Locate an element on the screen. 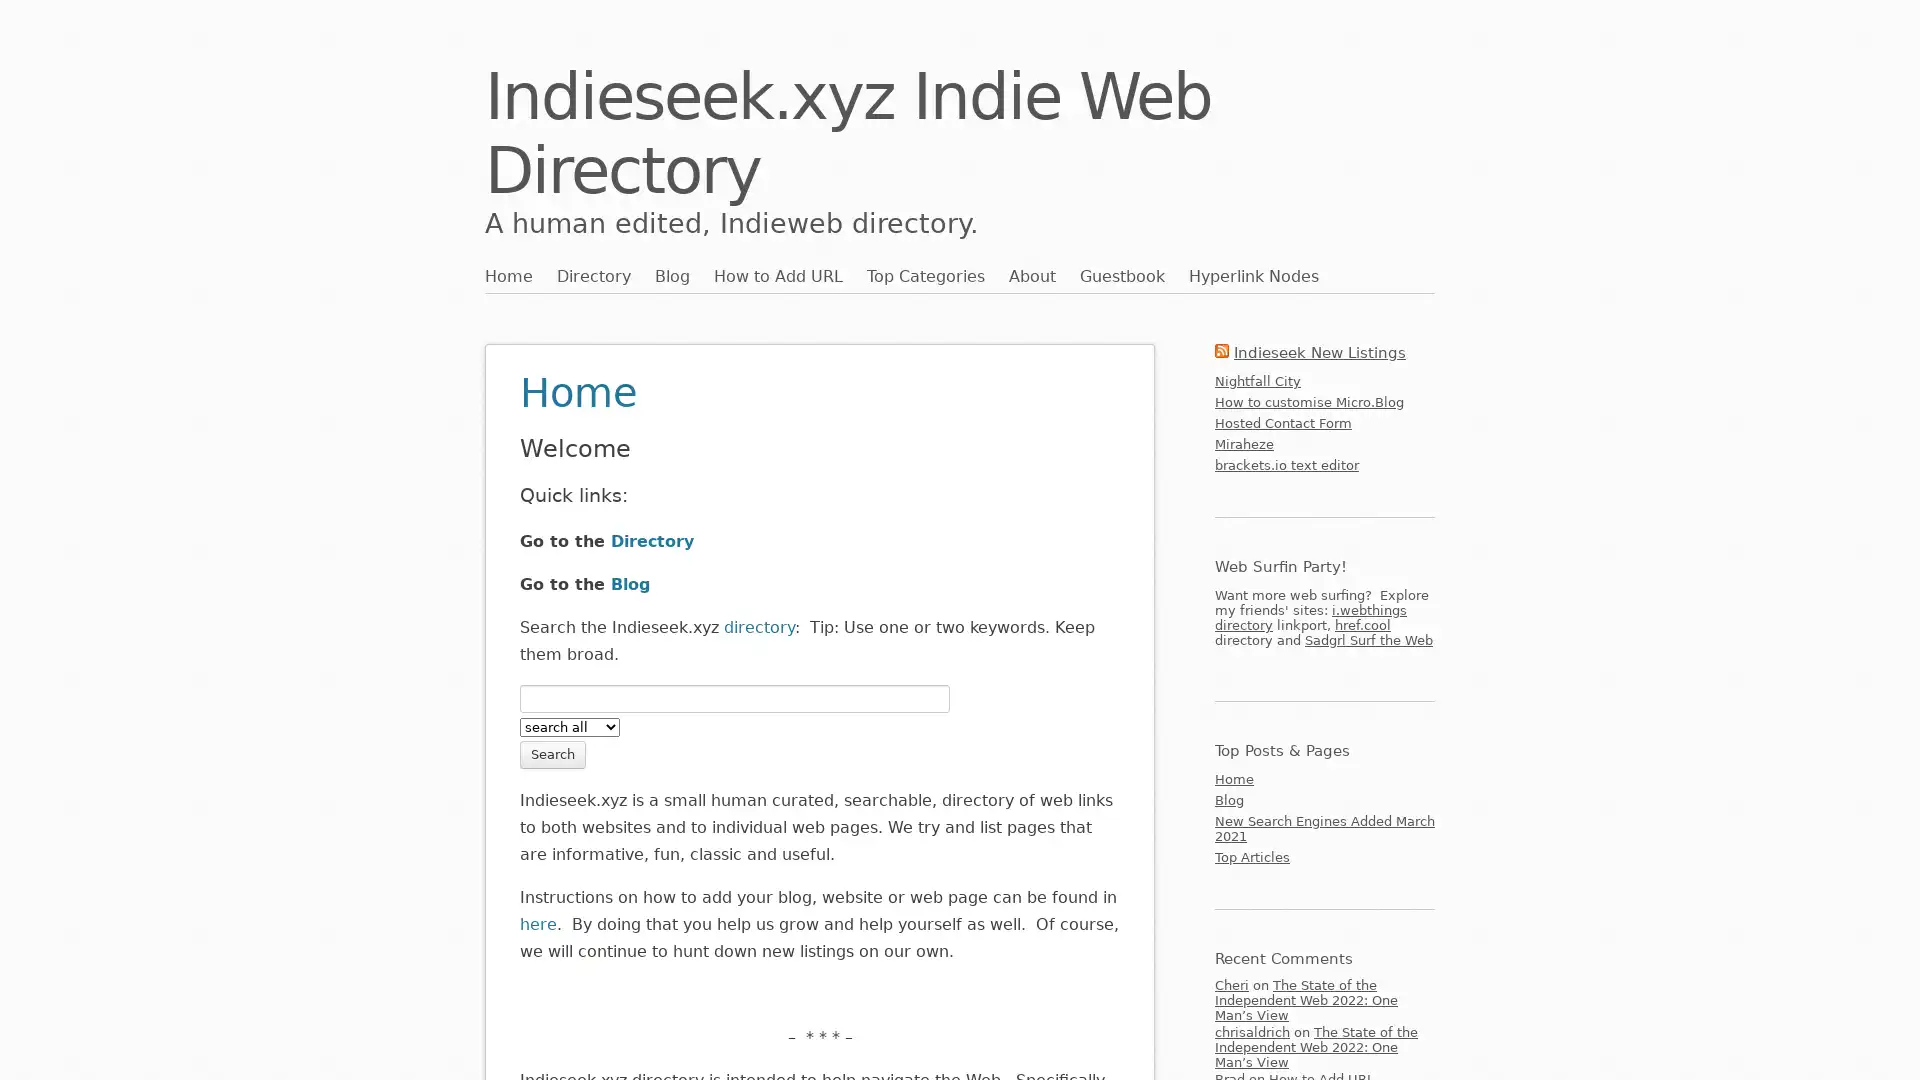 Image resolution: width=1920 pixels, height=1080 pixels. Search is located at coordinates (552, 753).